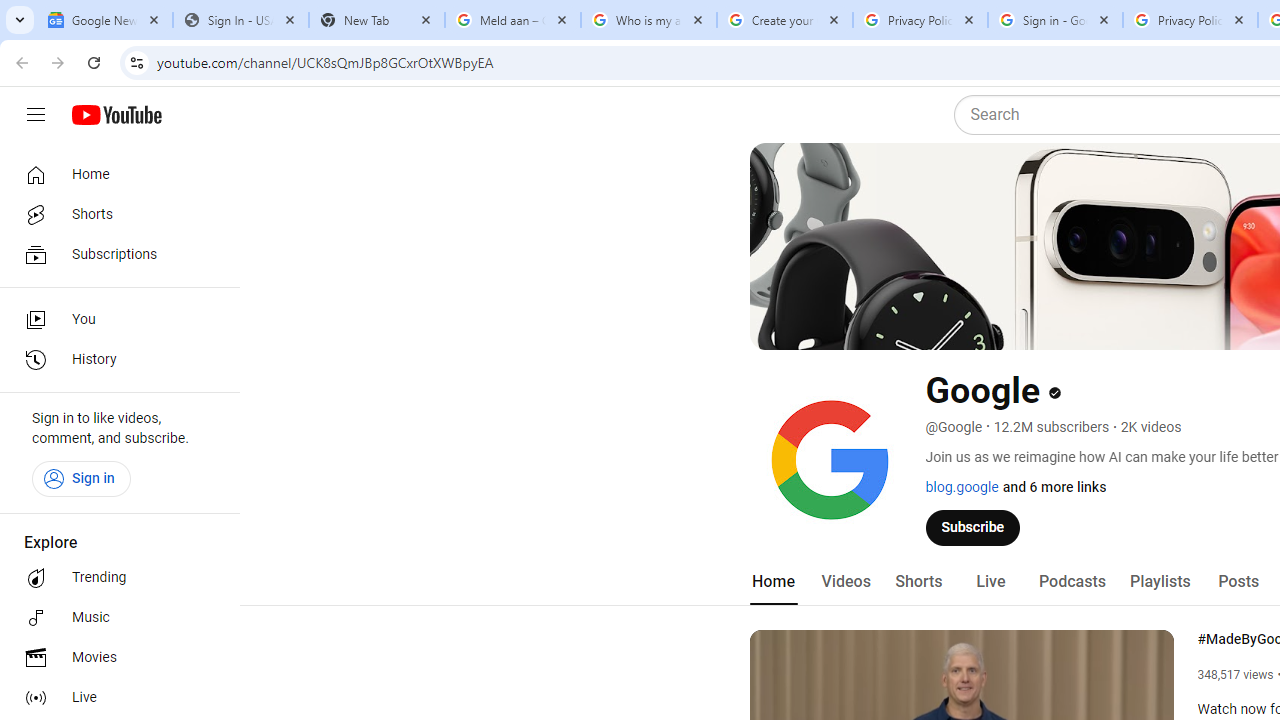 The height and width of the screenshot is (720, 1280). I want to click on 'Videos', so click(845, 581).